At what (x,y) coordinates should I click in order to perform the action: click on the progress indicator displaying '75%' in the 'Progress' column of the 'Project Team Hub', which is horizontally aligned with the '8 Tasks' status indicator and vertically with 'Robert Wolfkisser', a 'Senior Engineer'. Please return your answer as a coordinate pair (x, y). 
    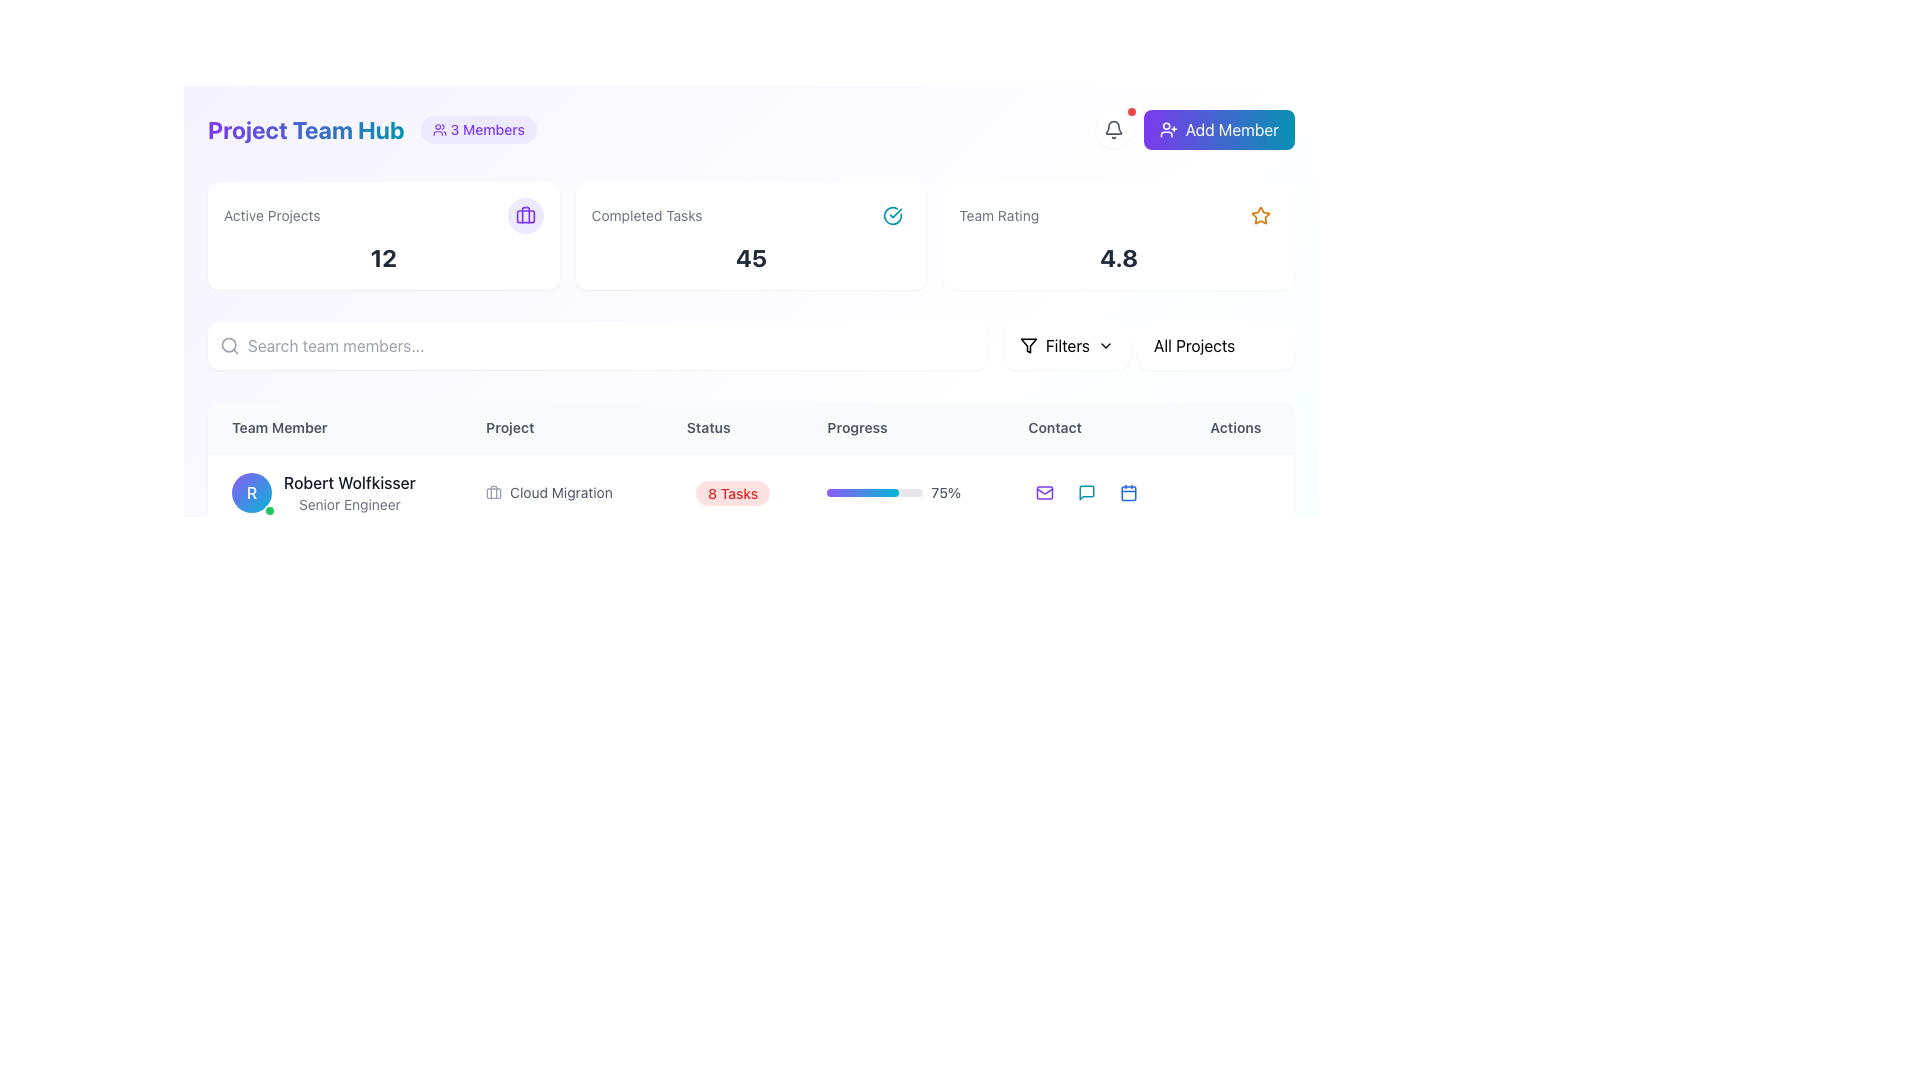
    Looking at the image, I should click on (902, 492).